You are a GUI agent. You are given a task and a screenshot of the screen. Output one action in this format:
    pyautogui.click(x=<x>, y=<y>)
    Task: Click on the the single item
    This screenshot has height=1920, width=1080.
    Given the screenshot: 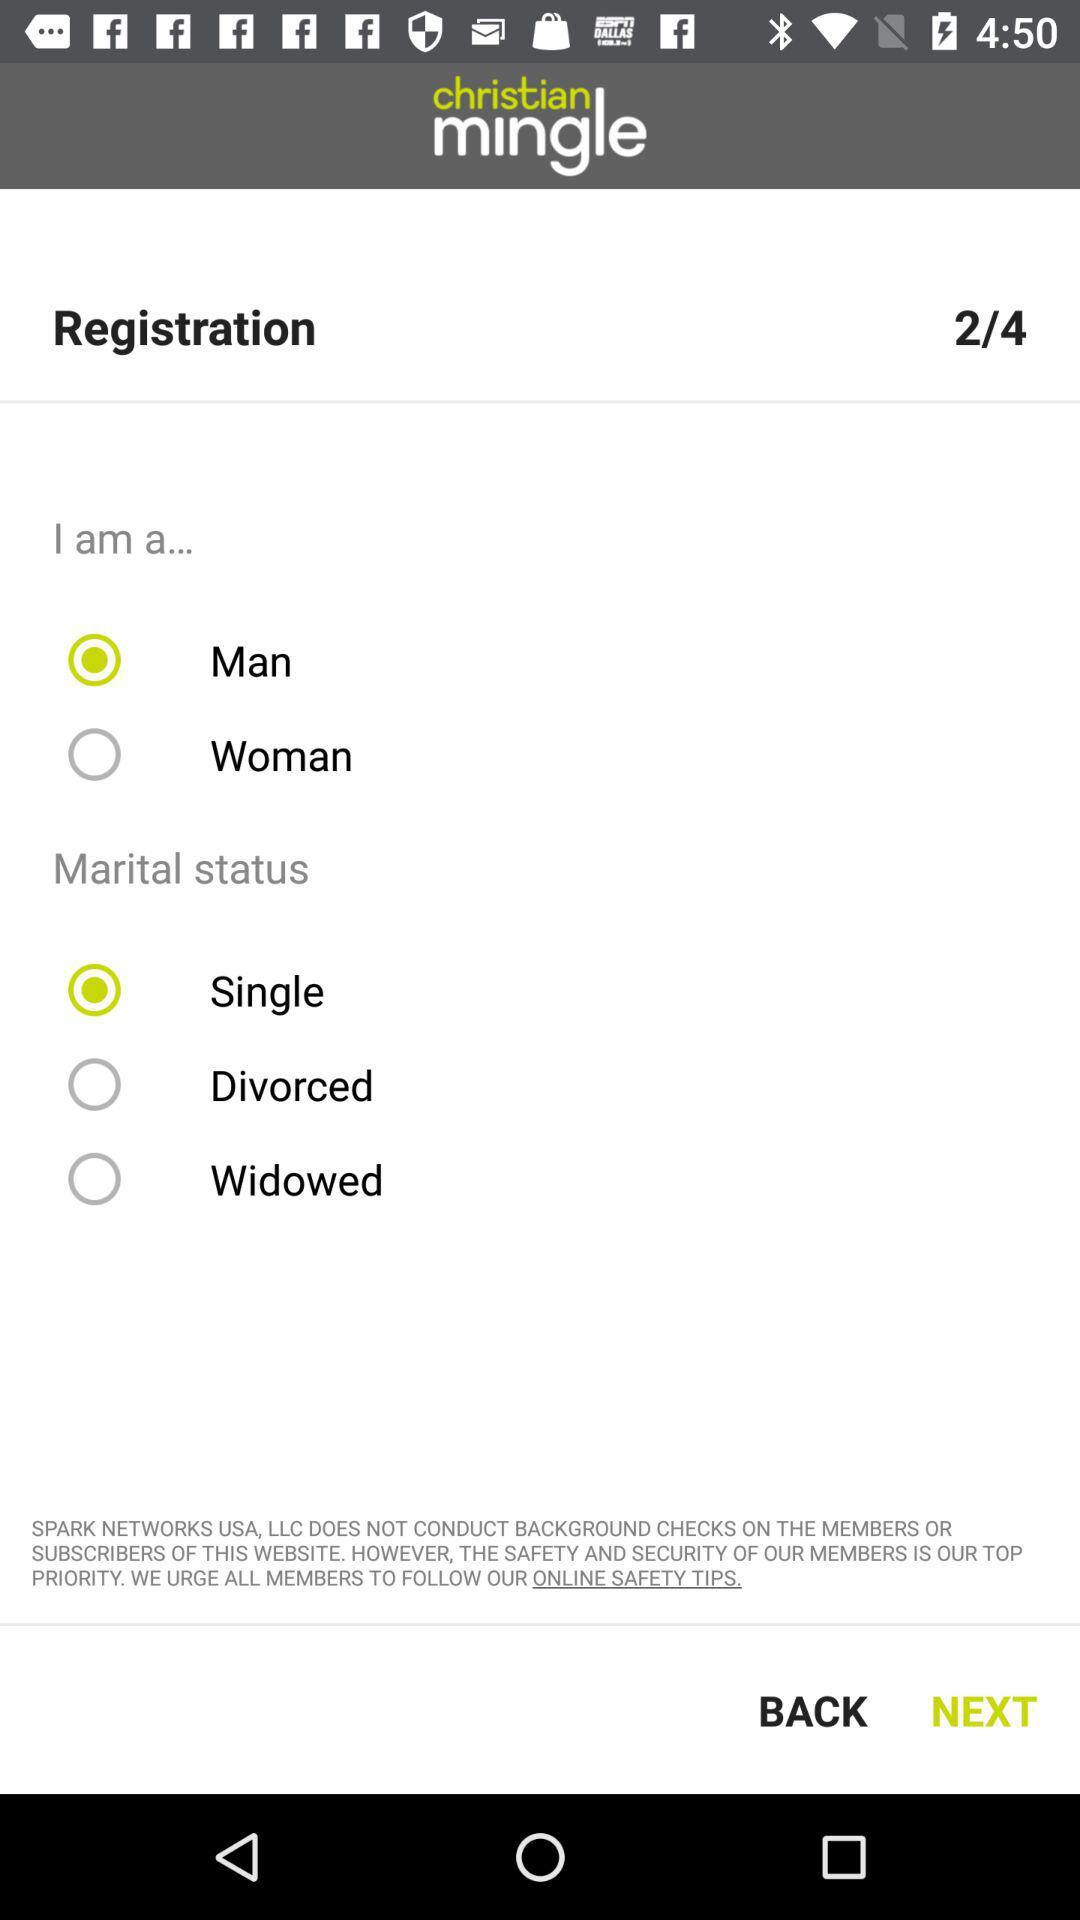 What is the action you would take?
    pyautogui.click(x=209, y=989)
    